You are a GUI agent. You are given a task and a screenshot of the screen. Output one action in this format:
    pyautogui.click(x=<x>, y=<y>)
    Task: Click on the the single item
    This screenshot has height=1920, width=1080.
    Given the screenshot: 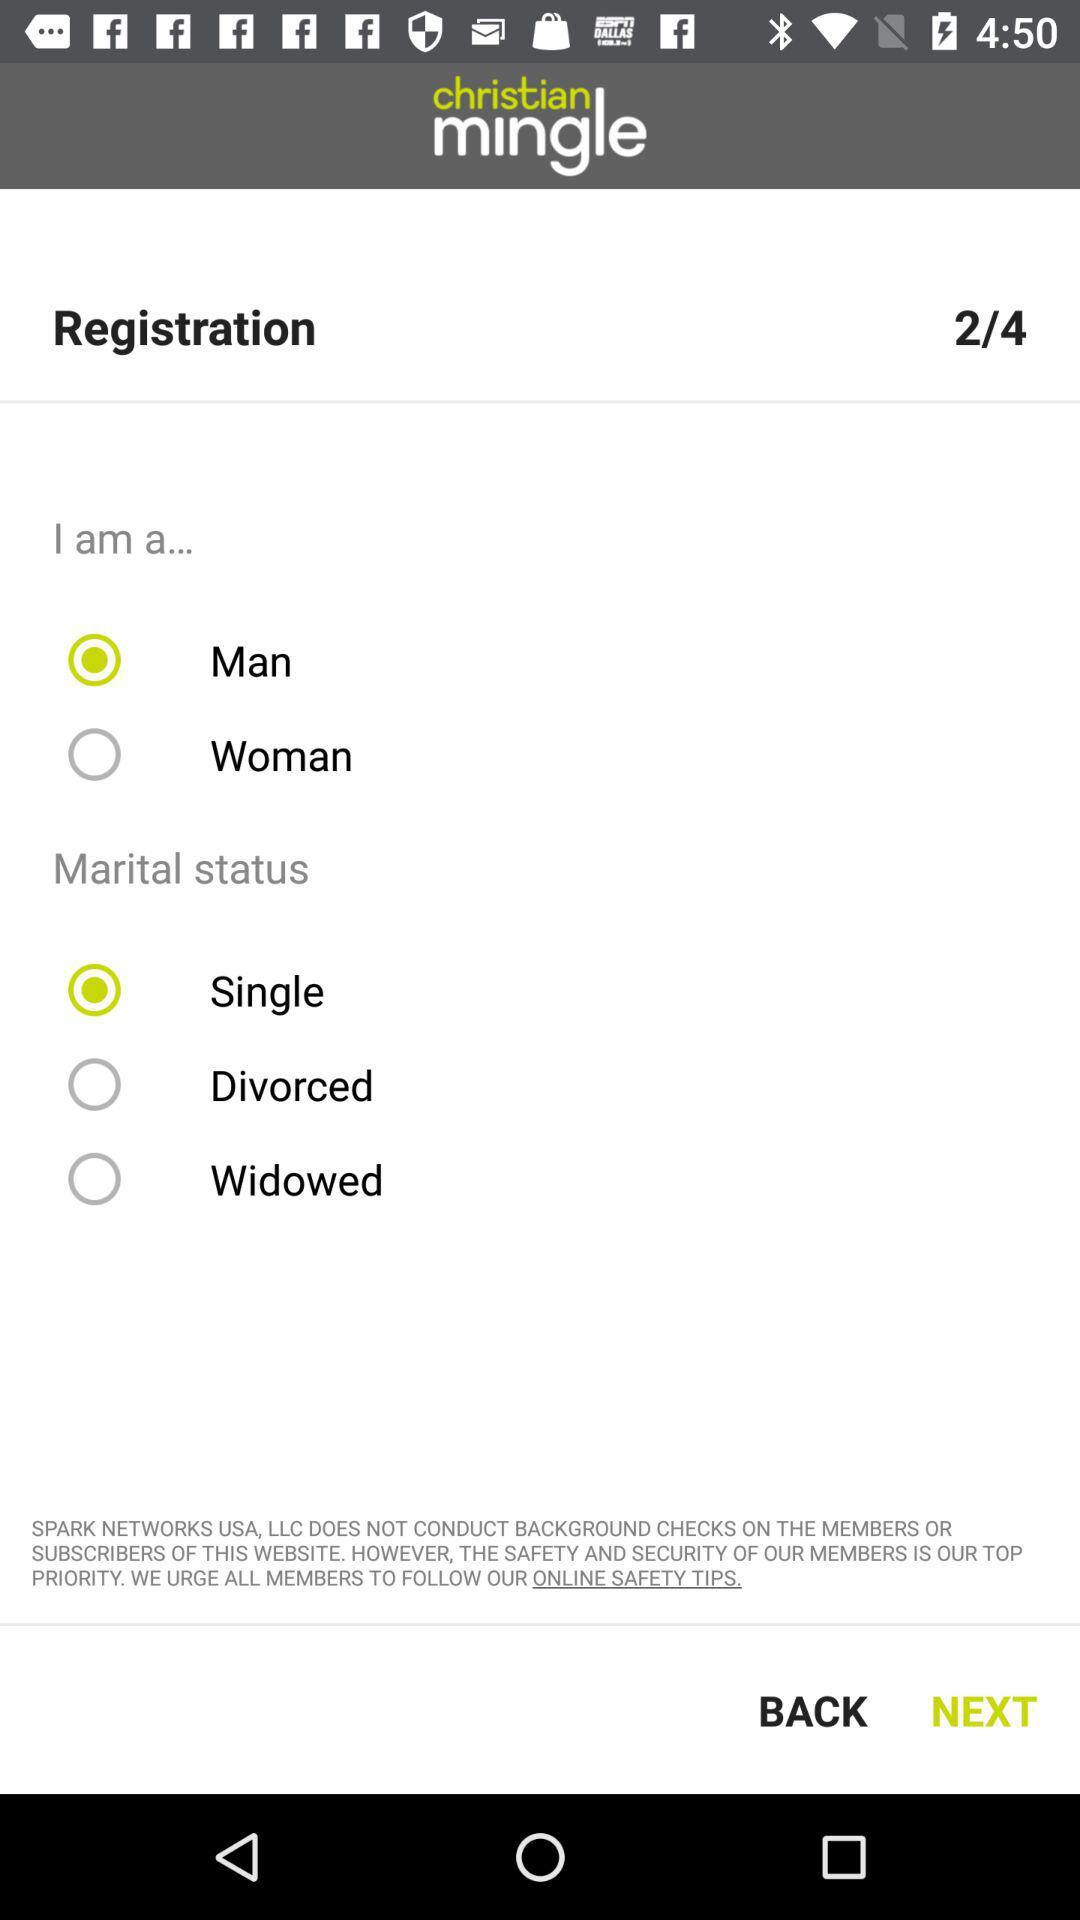 What is the action you would take?
    pyautogui.click(x=209, y=989)
    